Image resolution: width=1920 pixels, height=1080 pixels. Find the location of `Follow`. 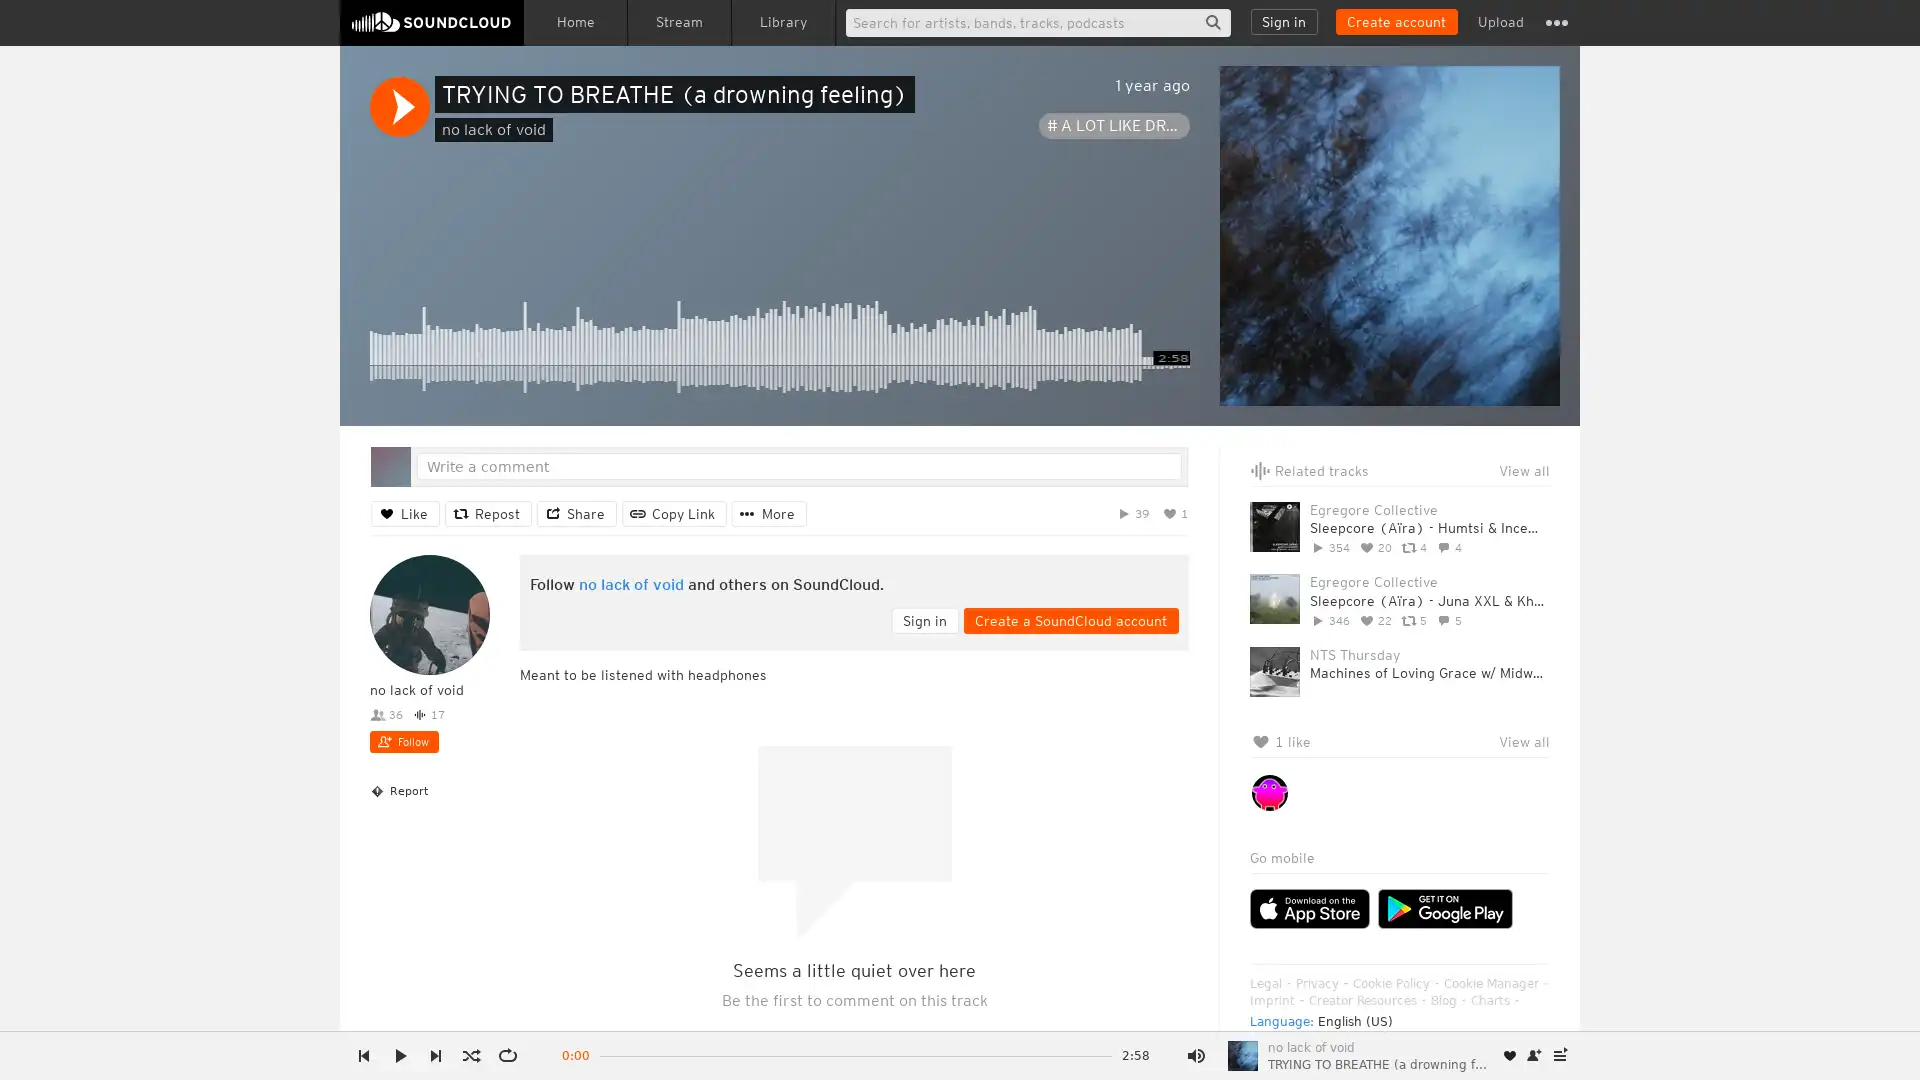

Follow is located at coordinates (403, 741).